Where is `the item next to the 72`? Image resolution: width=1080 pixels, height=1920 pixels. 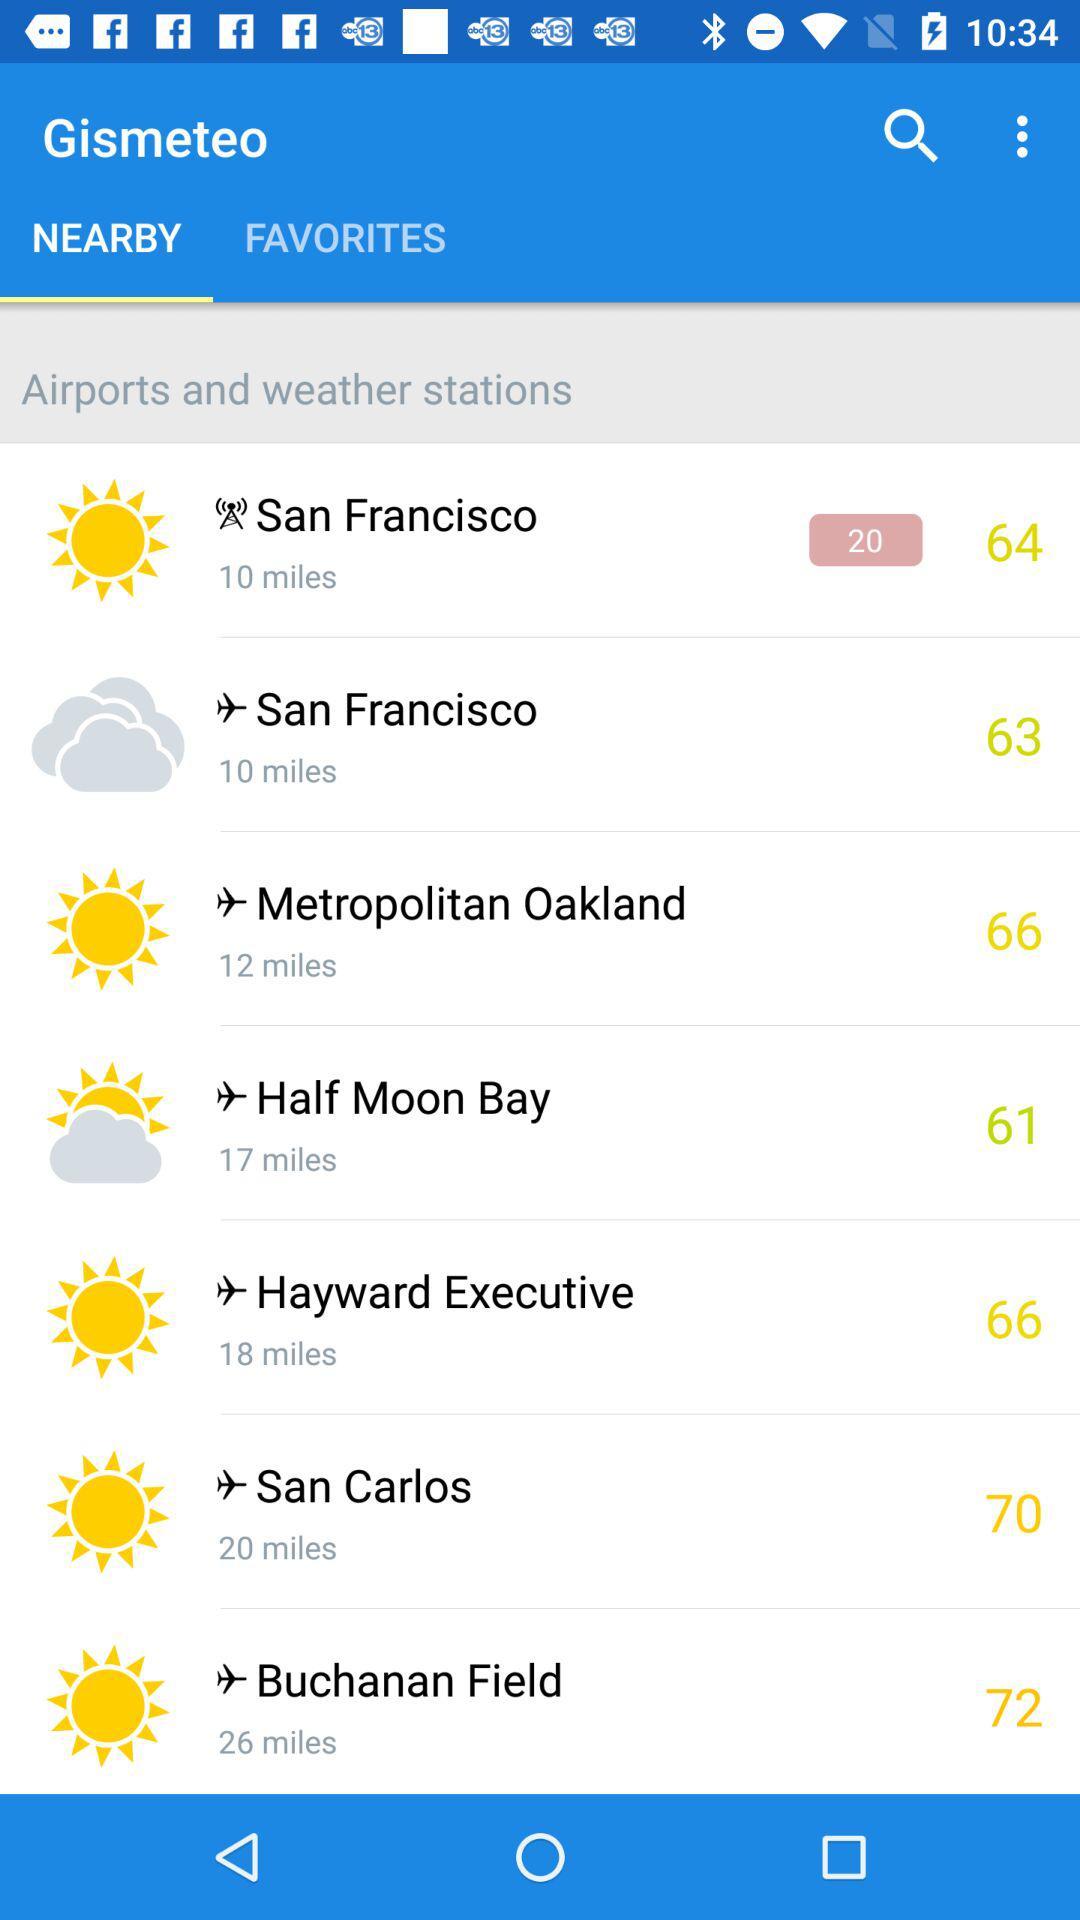 the item next to the 72 is located at coordinates (568, 1683).